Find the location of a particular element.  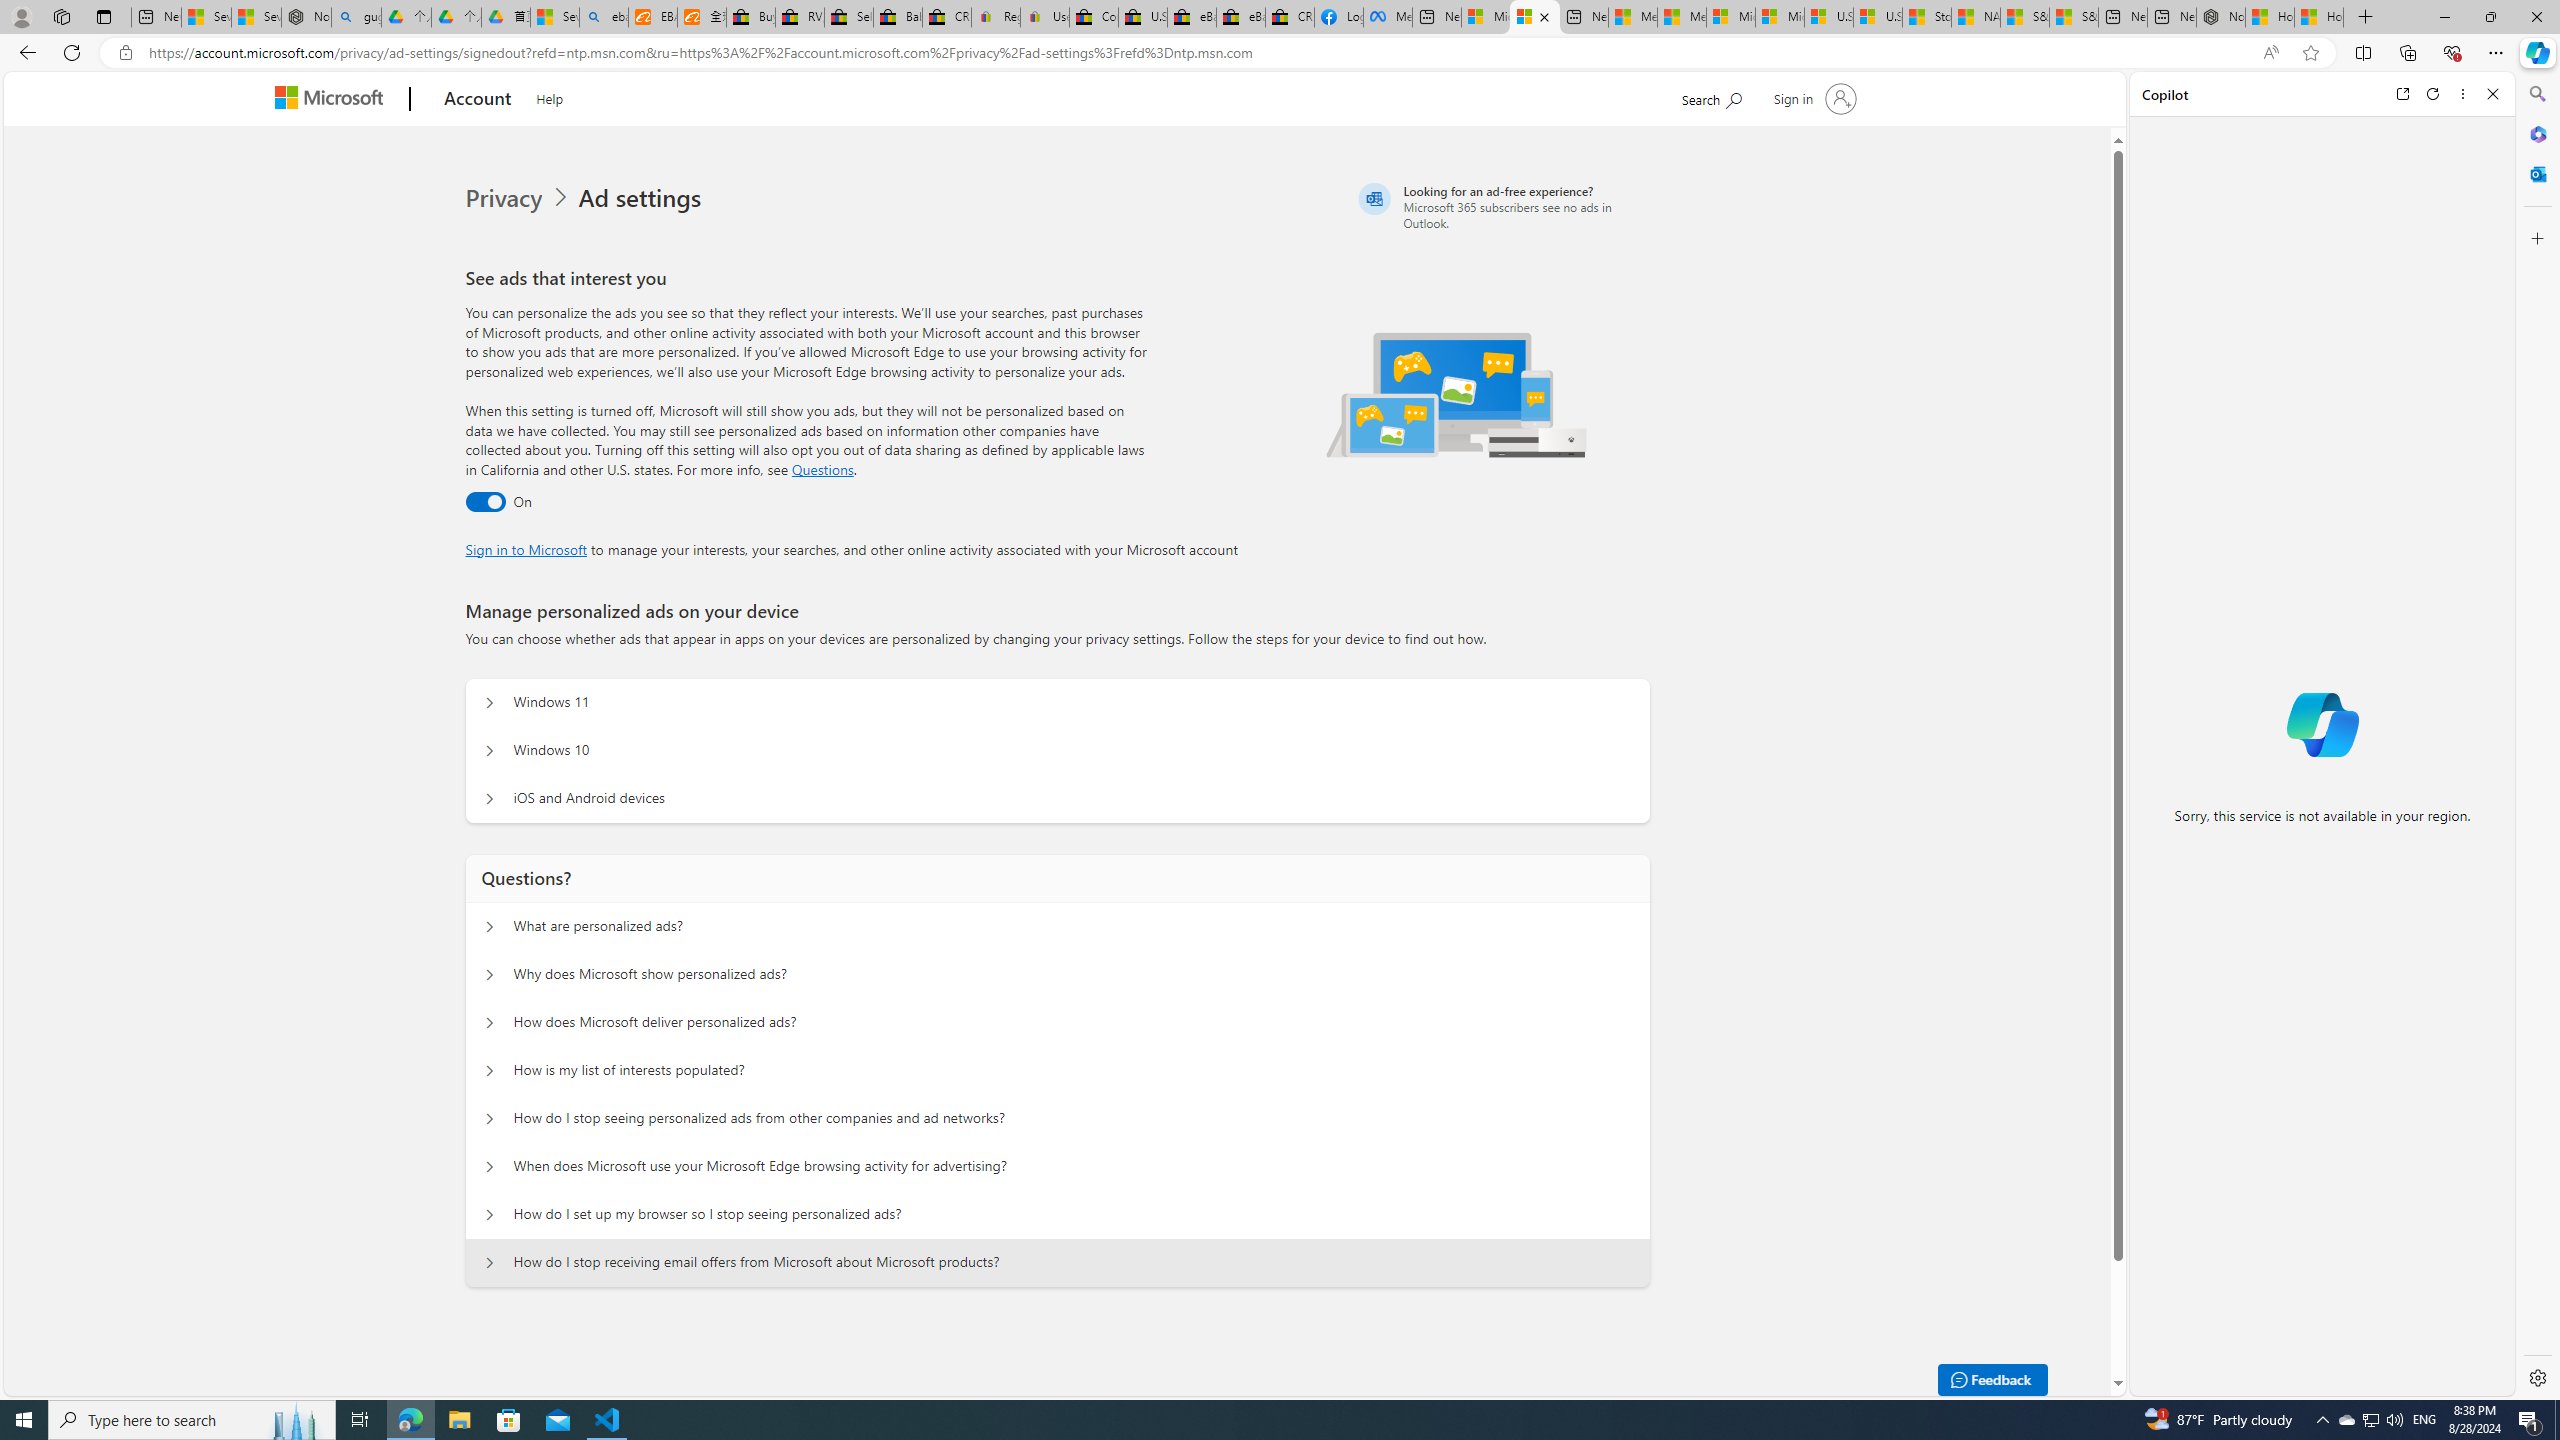

'ebay - Search' is located at coordinates (603, 16).